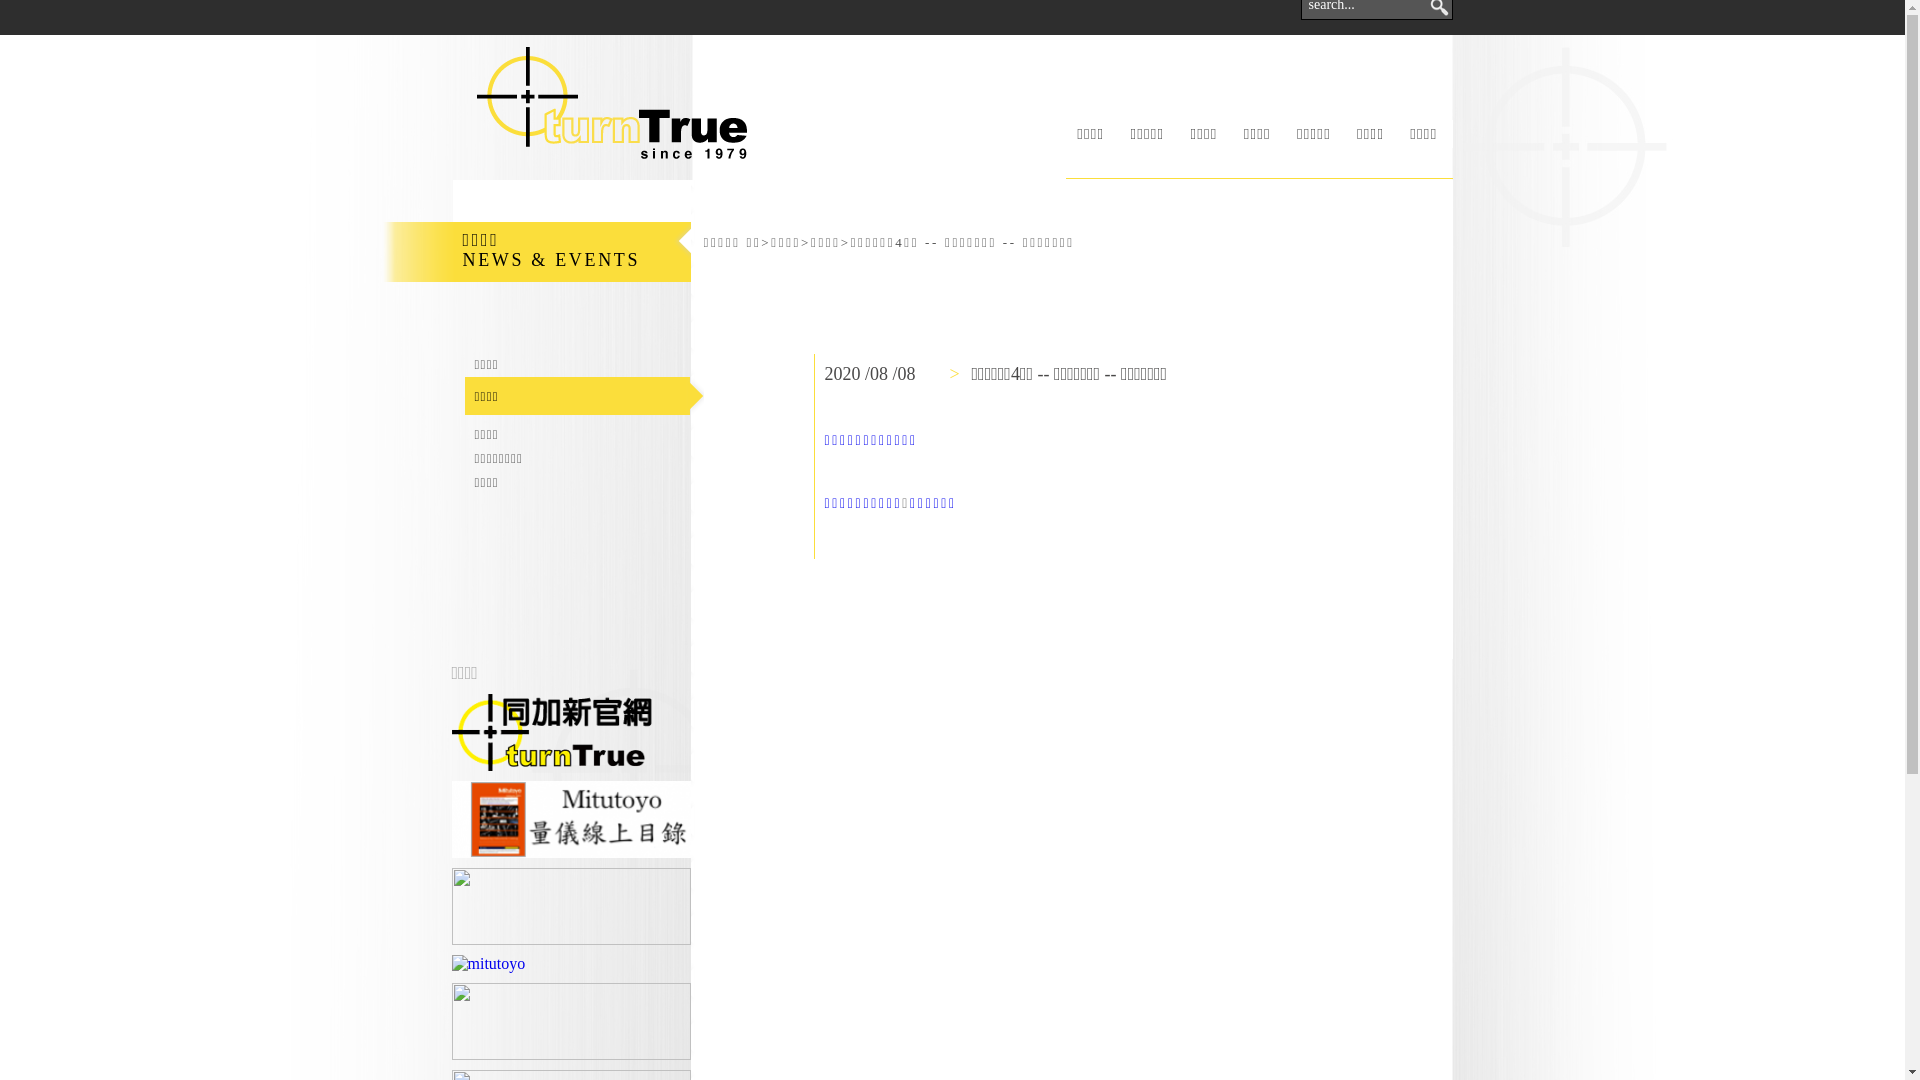  Describe the element at coordinates (489, 963) in the screenshot. I see `'mitutoyo'` at that location.